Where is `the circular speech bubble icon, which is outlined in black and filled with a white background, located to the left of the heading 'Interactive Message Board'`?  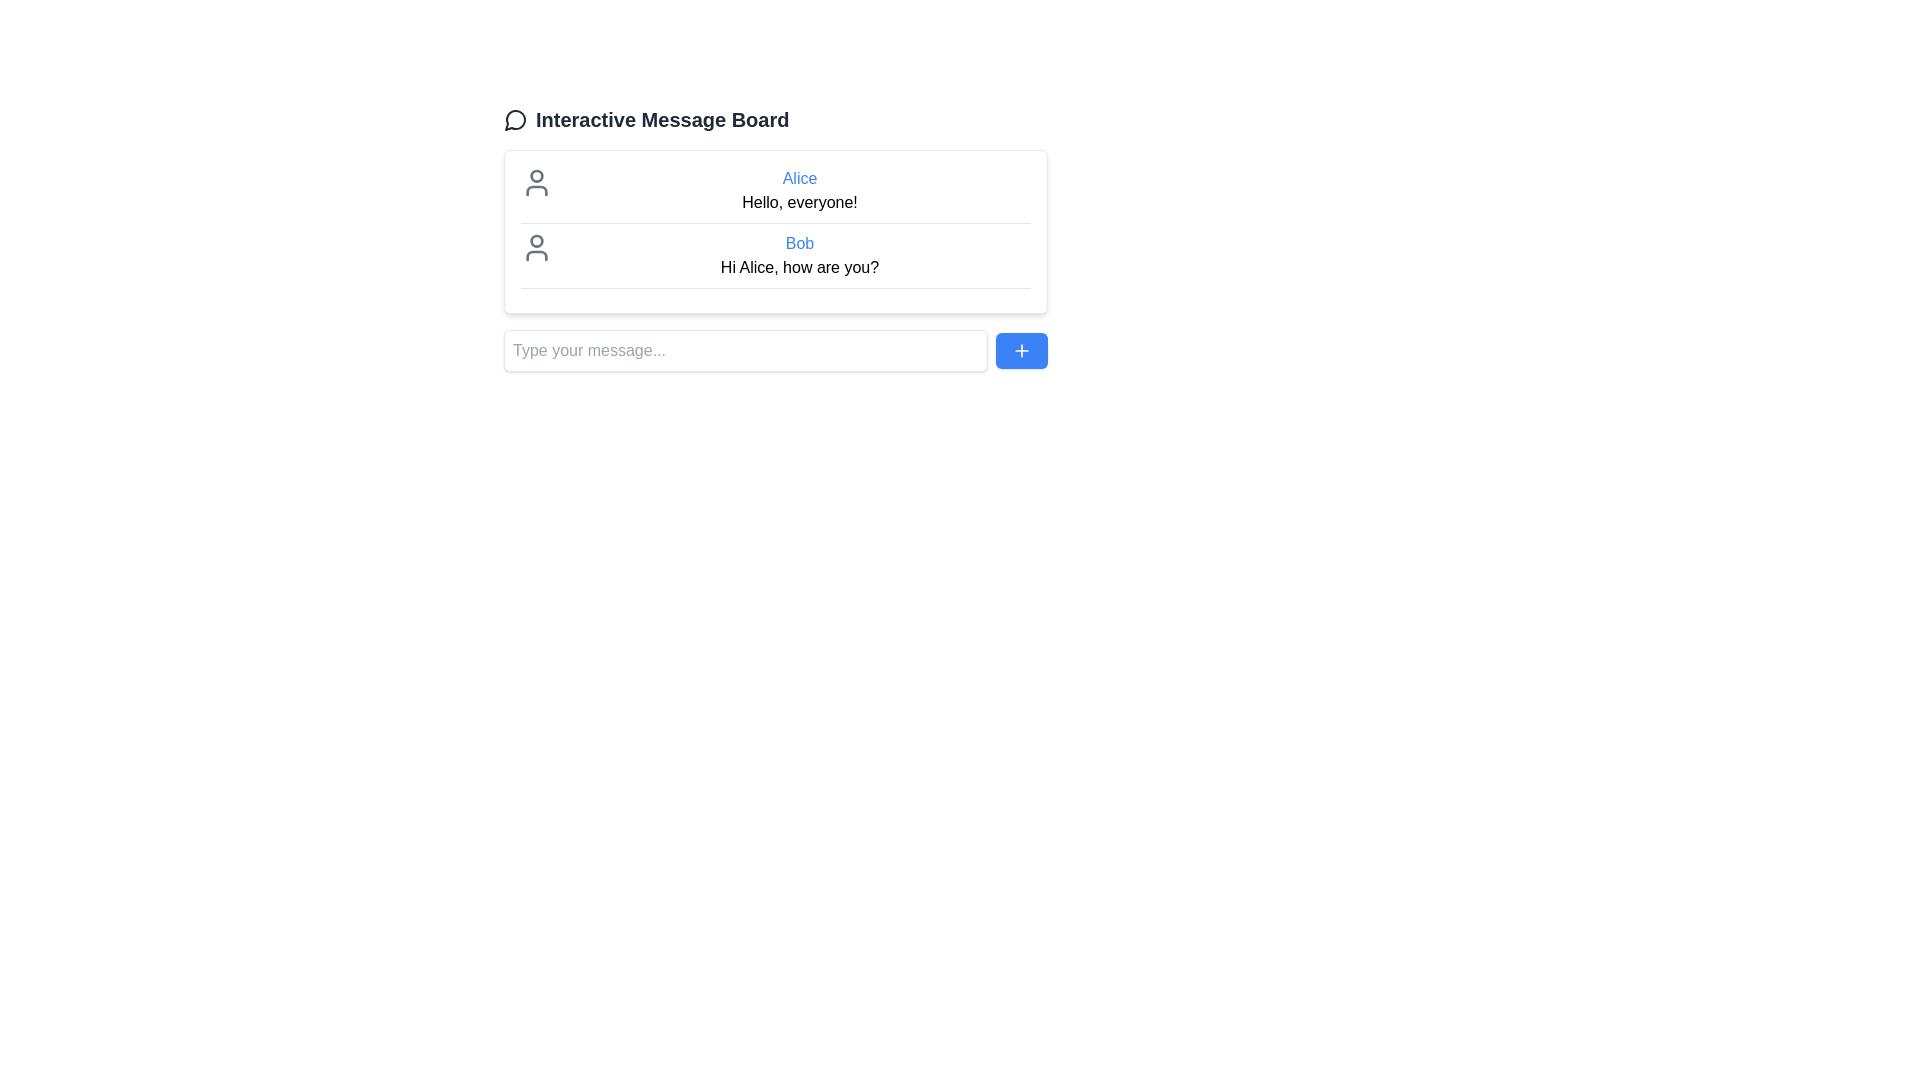 the circular speech bubble icon, which is outlined in black and filled with a white background, located to the left of the heading 'Interactive Message Board' is located at coordinates (515, 119).